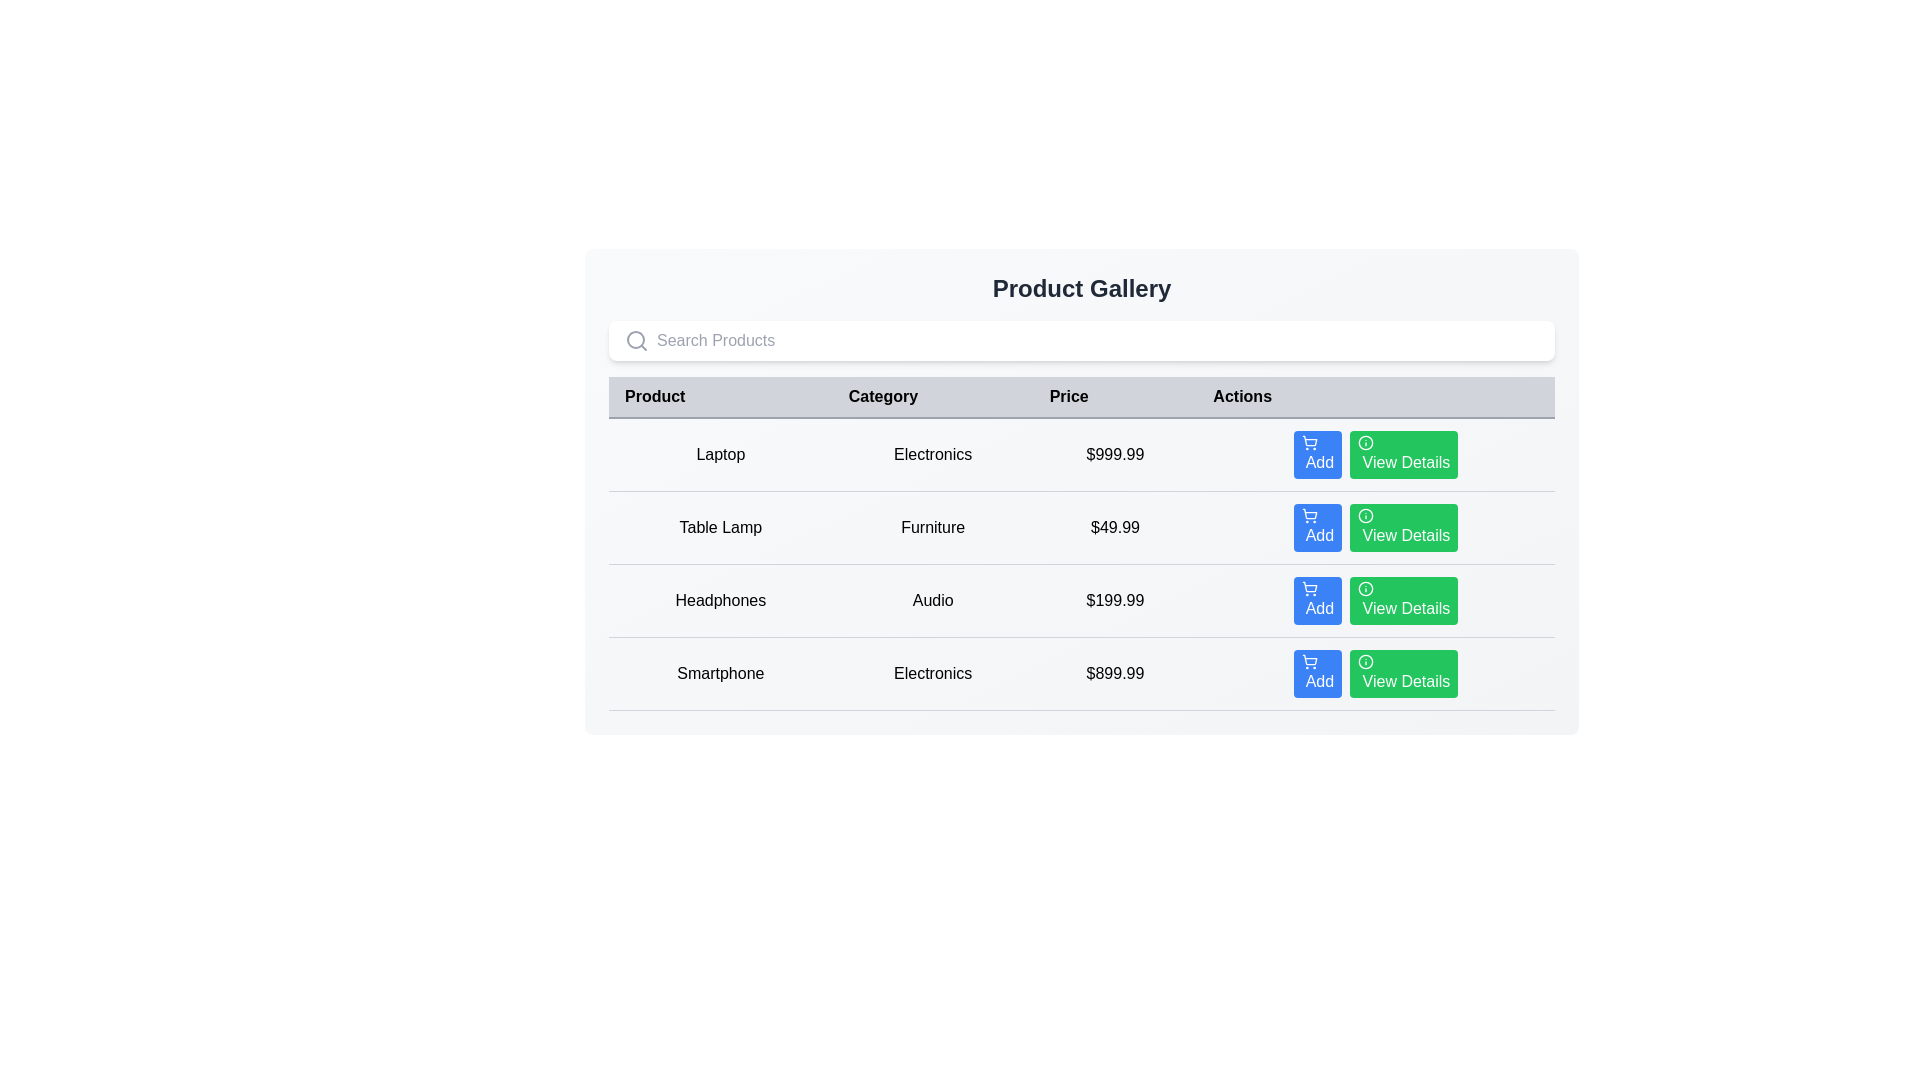 The width and height of the screenshot is (1920, 1080). Describe the element at coordinates (1365, 515) in the screenshot. I see `the informative SVG icon located within the 'View Details' button of the 'Actions' column in the second row of the product table, corresponding to the 'Table Lamp' product` at that location.